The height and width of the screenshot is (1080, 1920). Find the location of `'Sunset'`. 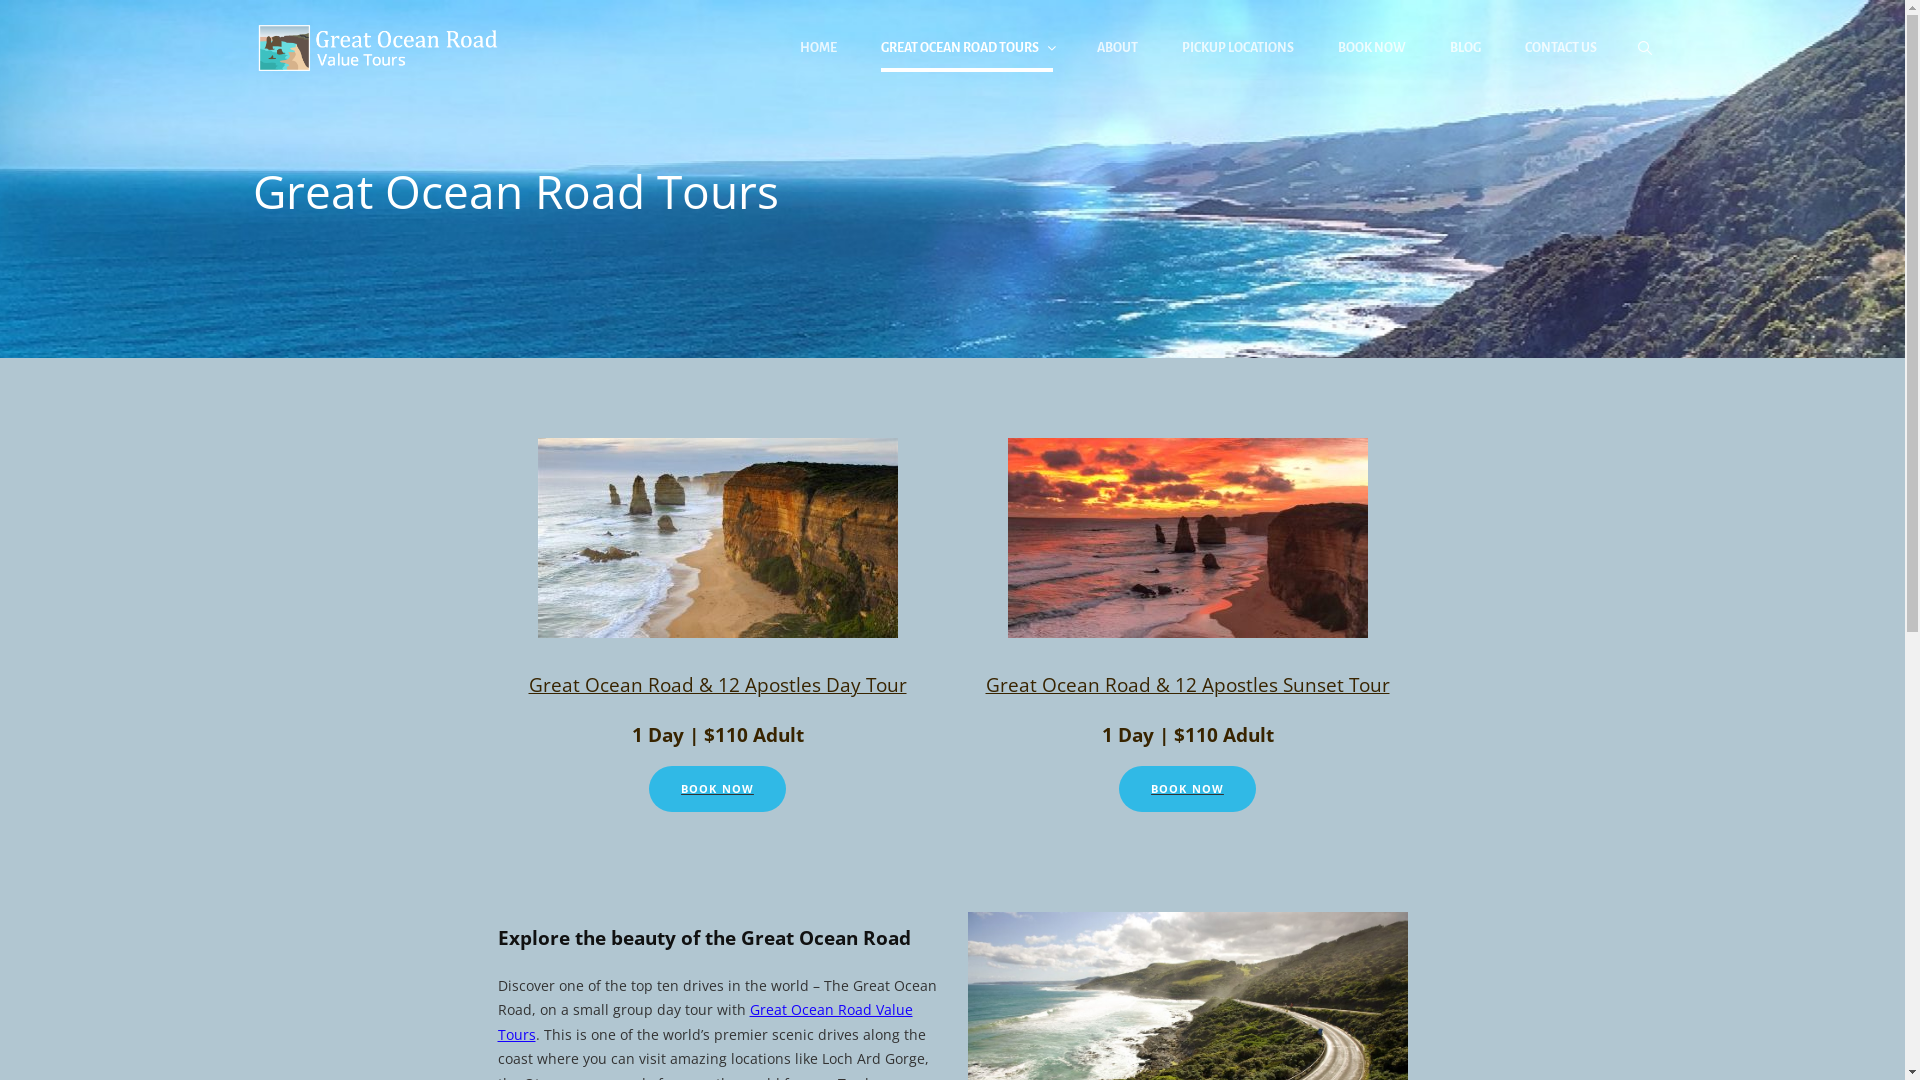

'Sunset' is located at coordinates (1188, 536).